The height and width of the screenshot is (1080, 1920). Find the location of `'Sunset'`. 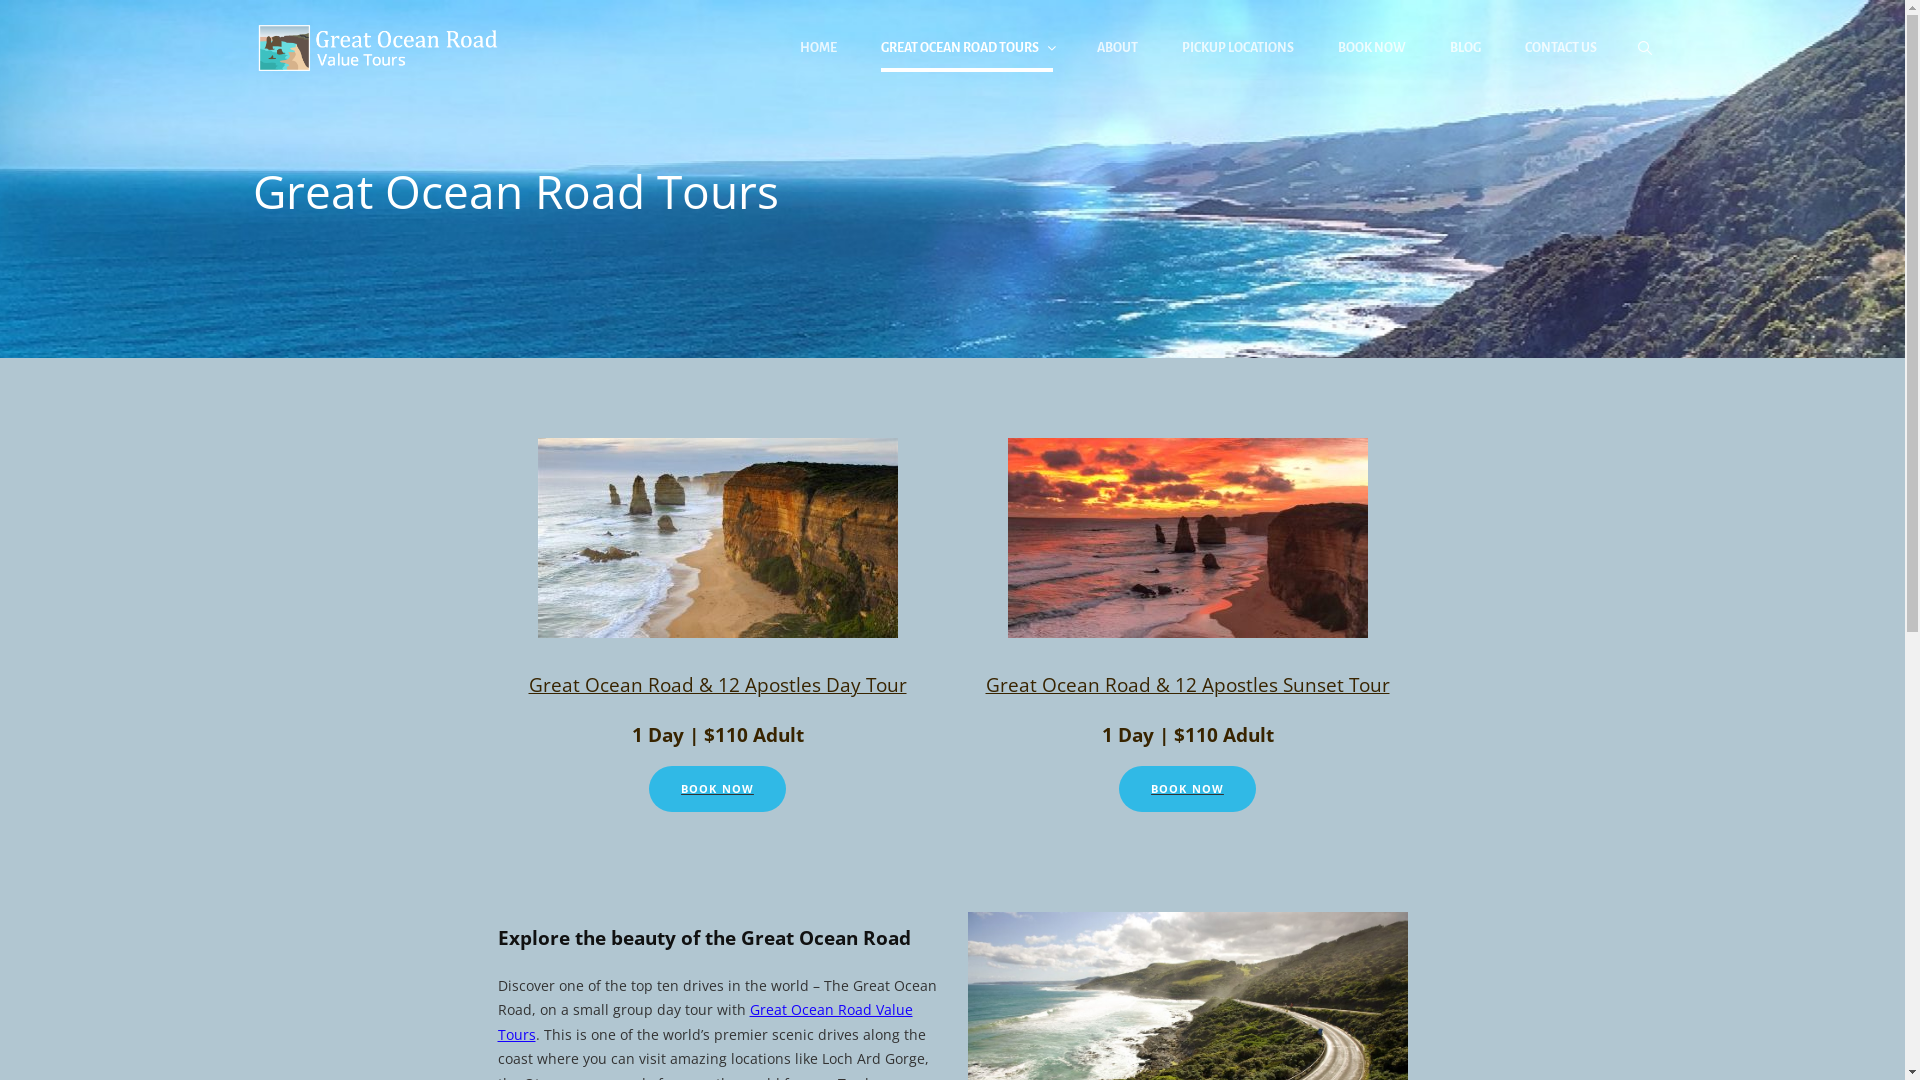

'Sunset' is located at coordinates (1188, 536).